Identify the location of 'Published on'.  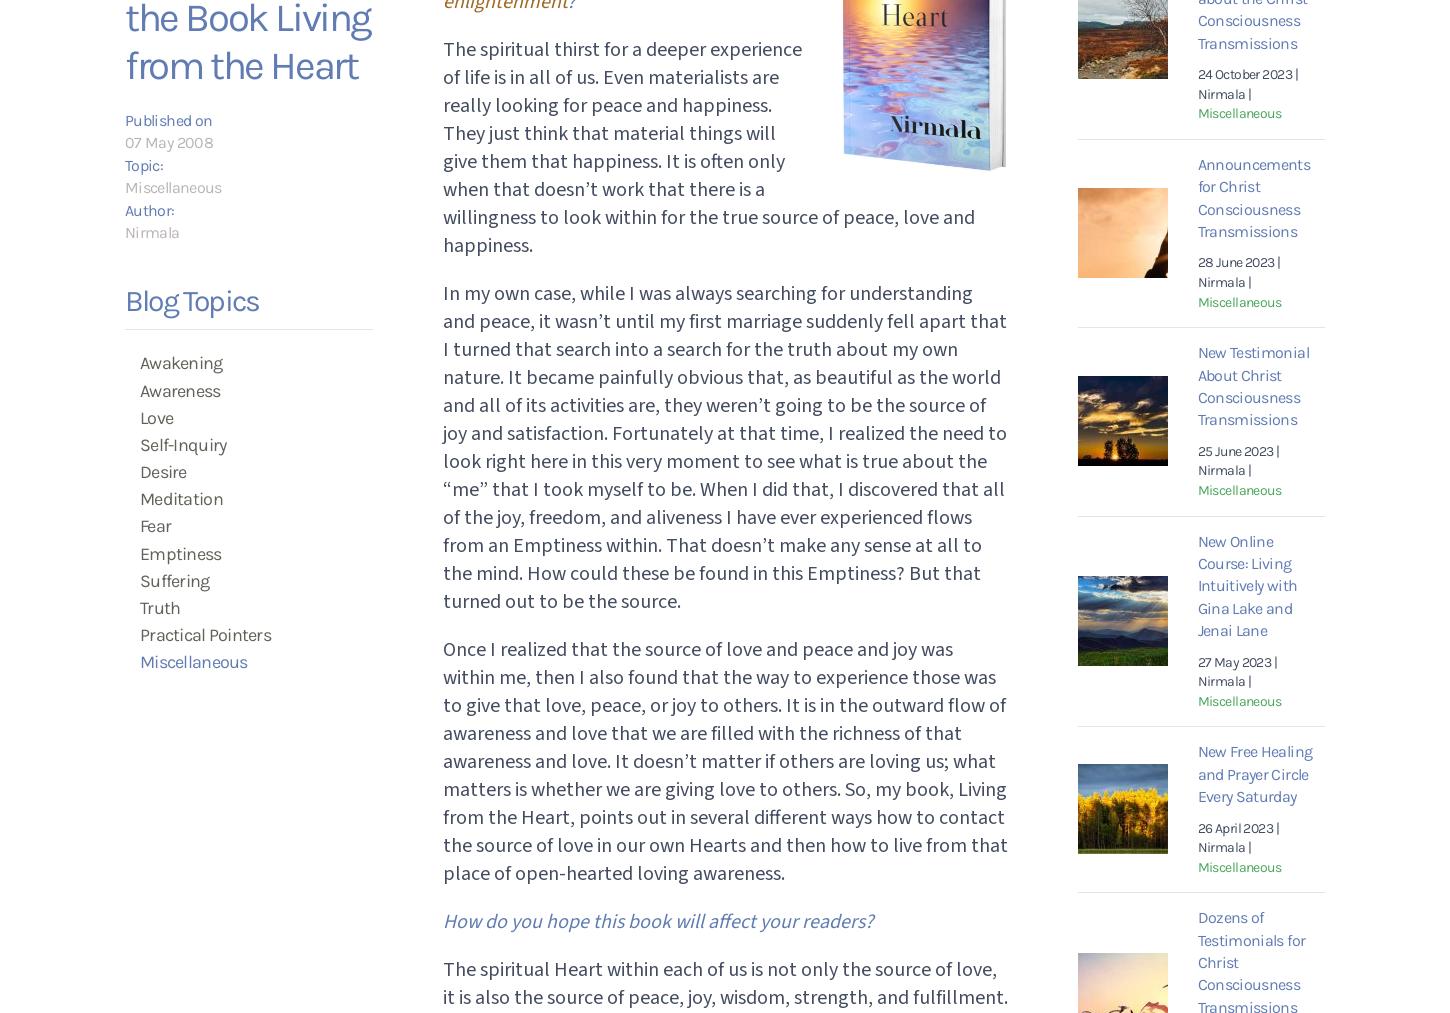
(167, 120).